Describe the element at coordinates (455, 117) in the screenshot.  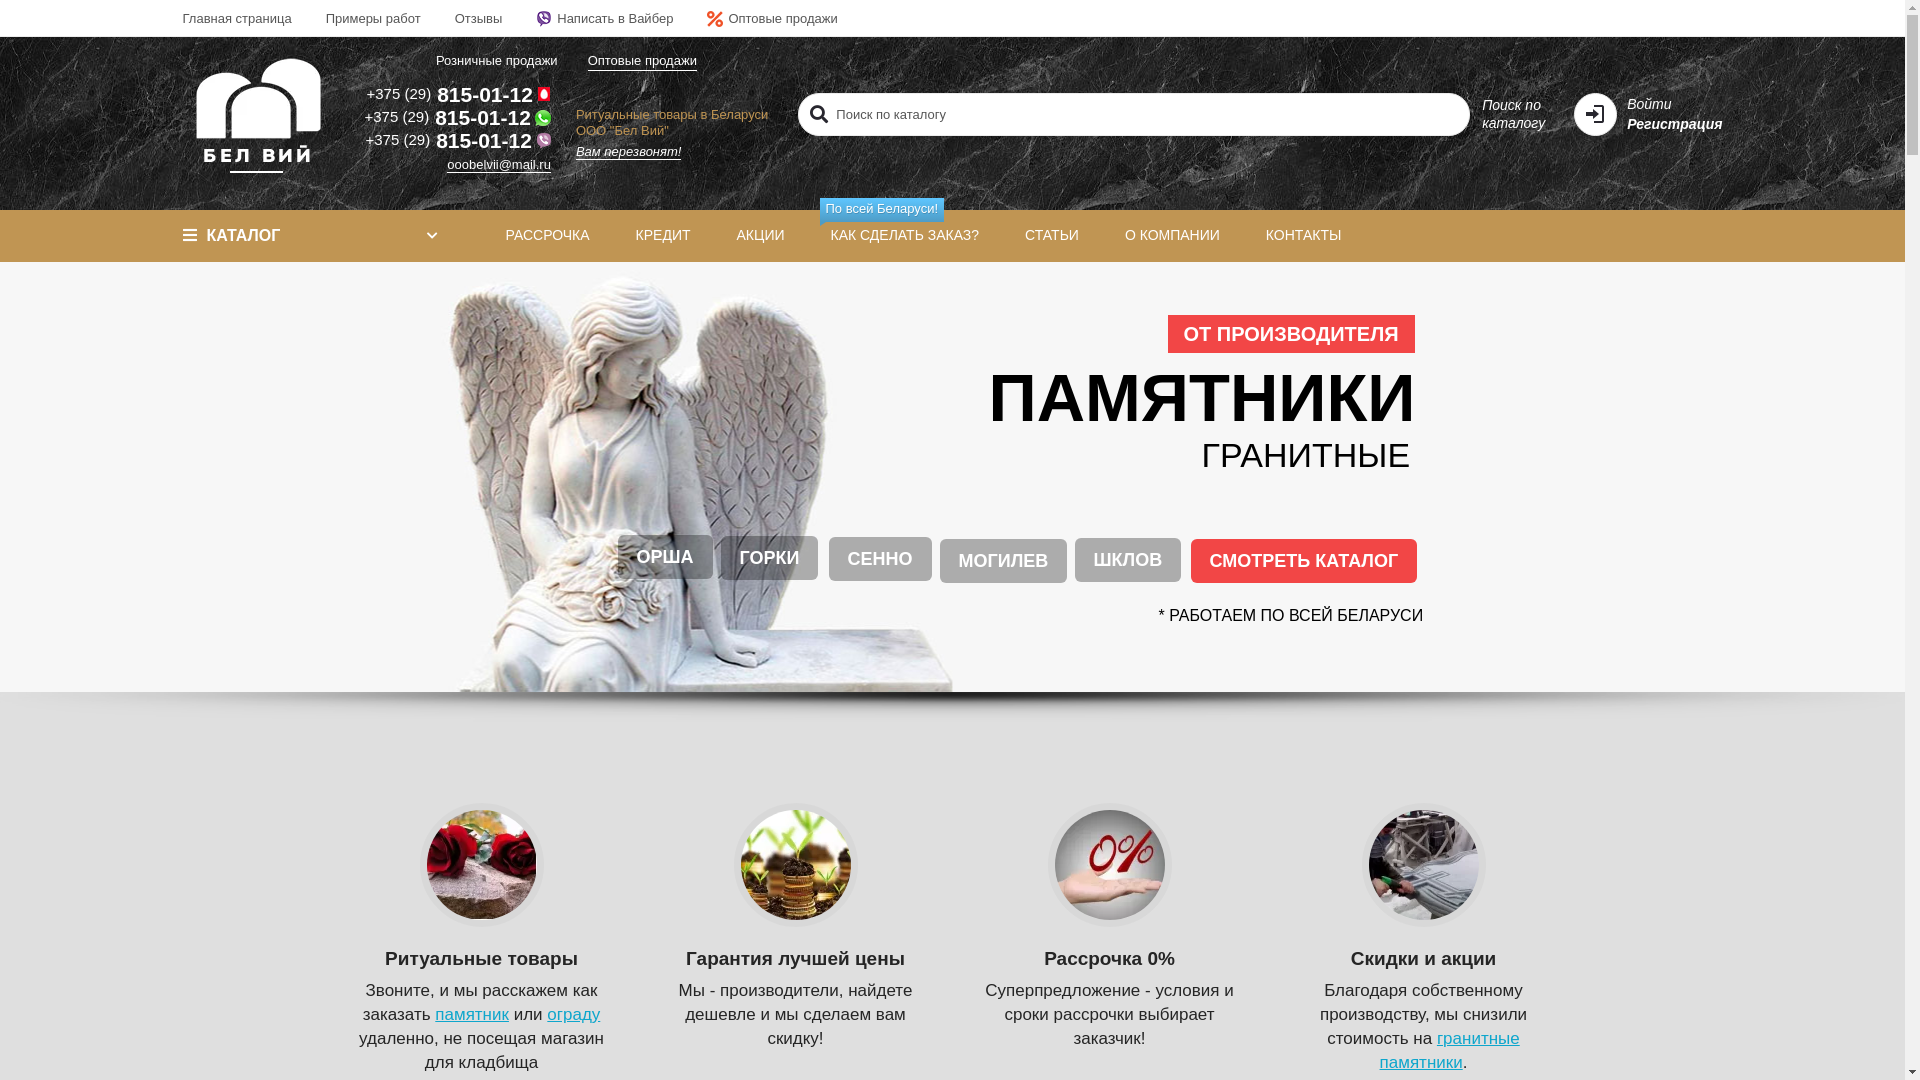
I see `'+375 (29)` at that location.